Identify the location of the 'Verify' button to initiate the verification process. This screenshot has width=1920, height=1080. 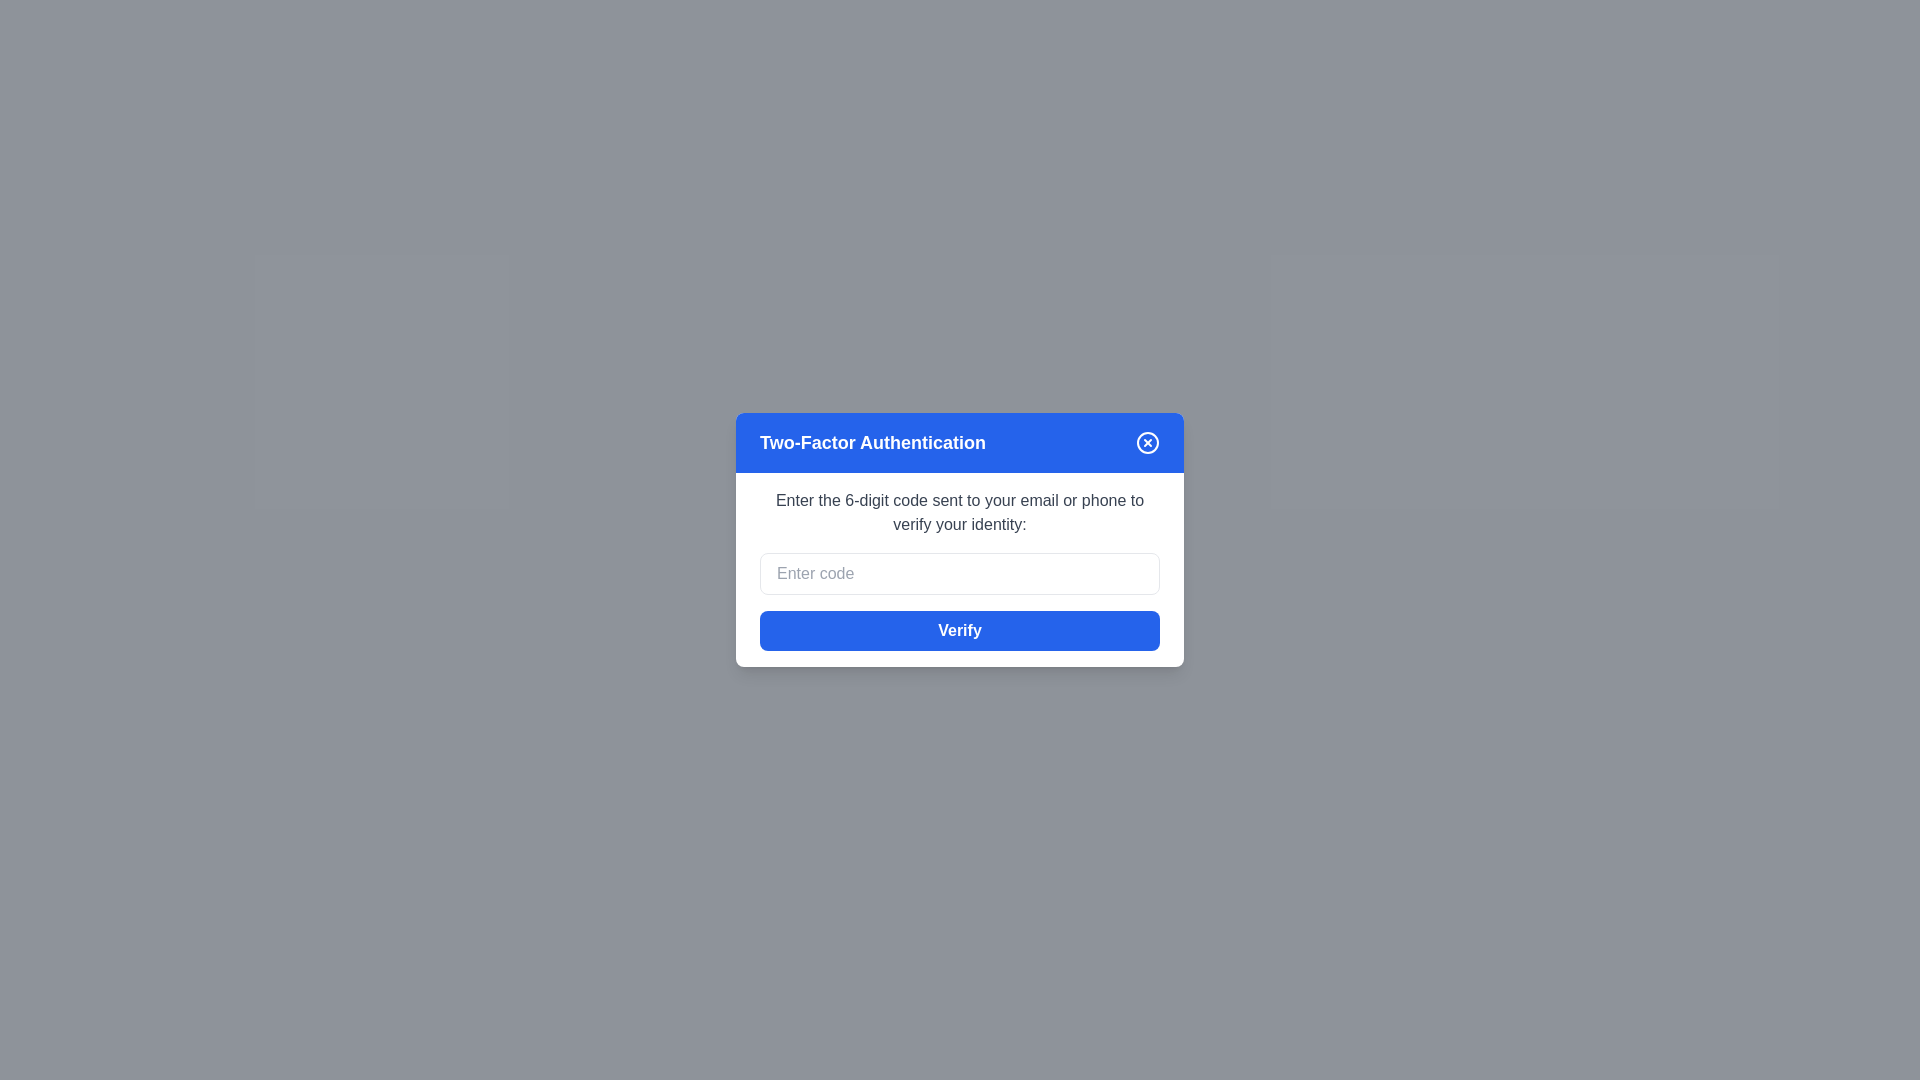
(960, 631).